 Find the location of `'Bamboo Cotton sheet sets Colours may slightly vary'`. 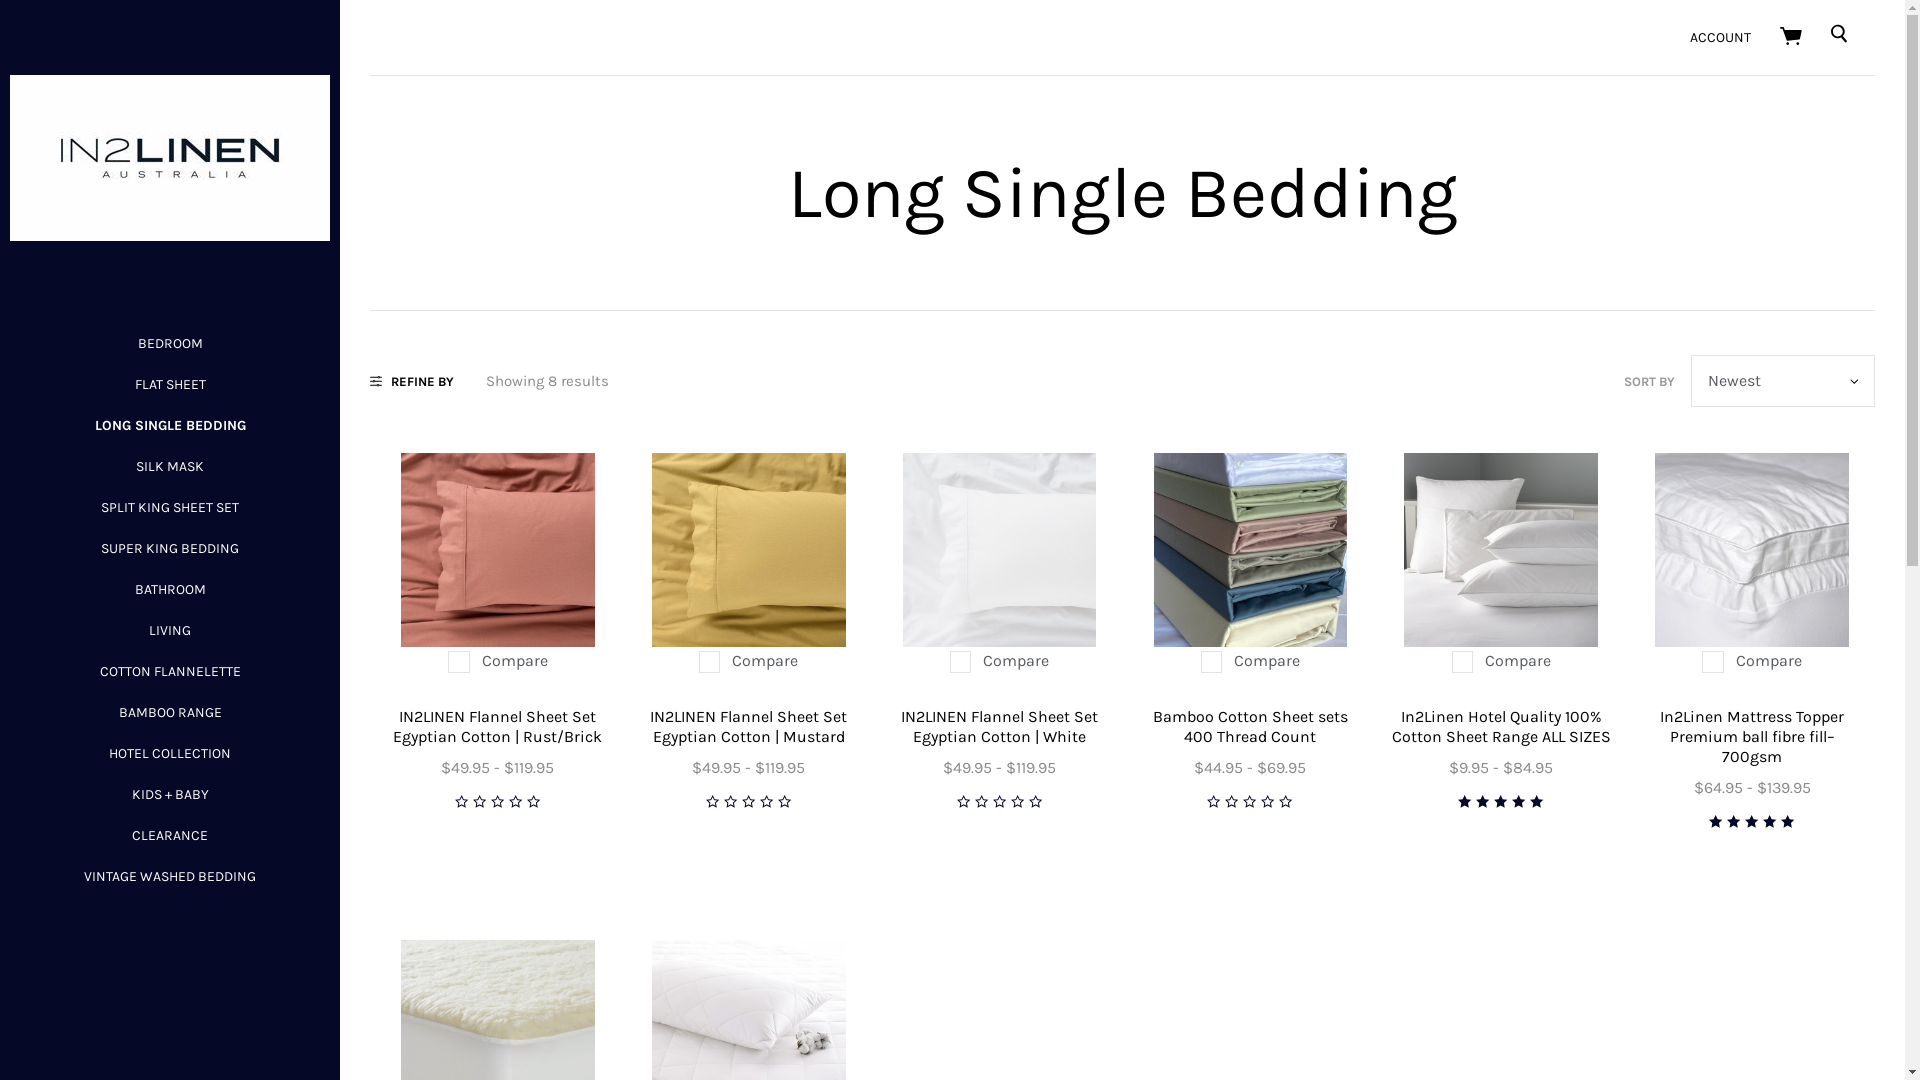

'Bamboo Cotton sheet sets Colours may slightly vary' is located at coordinates (1250, 550).